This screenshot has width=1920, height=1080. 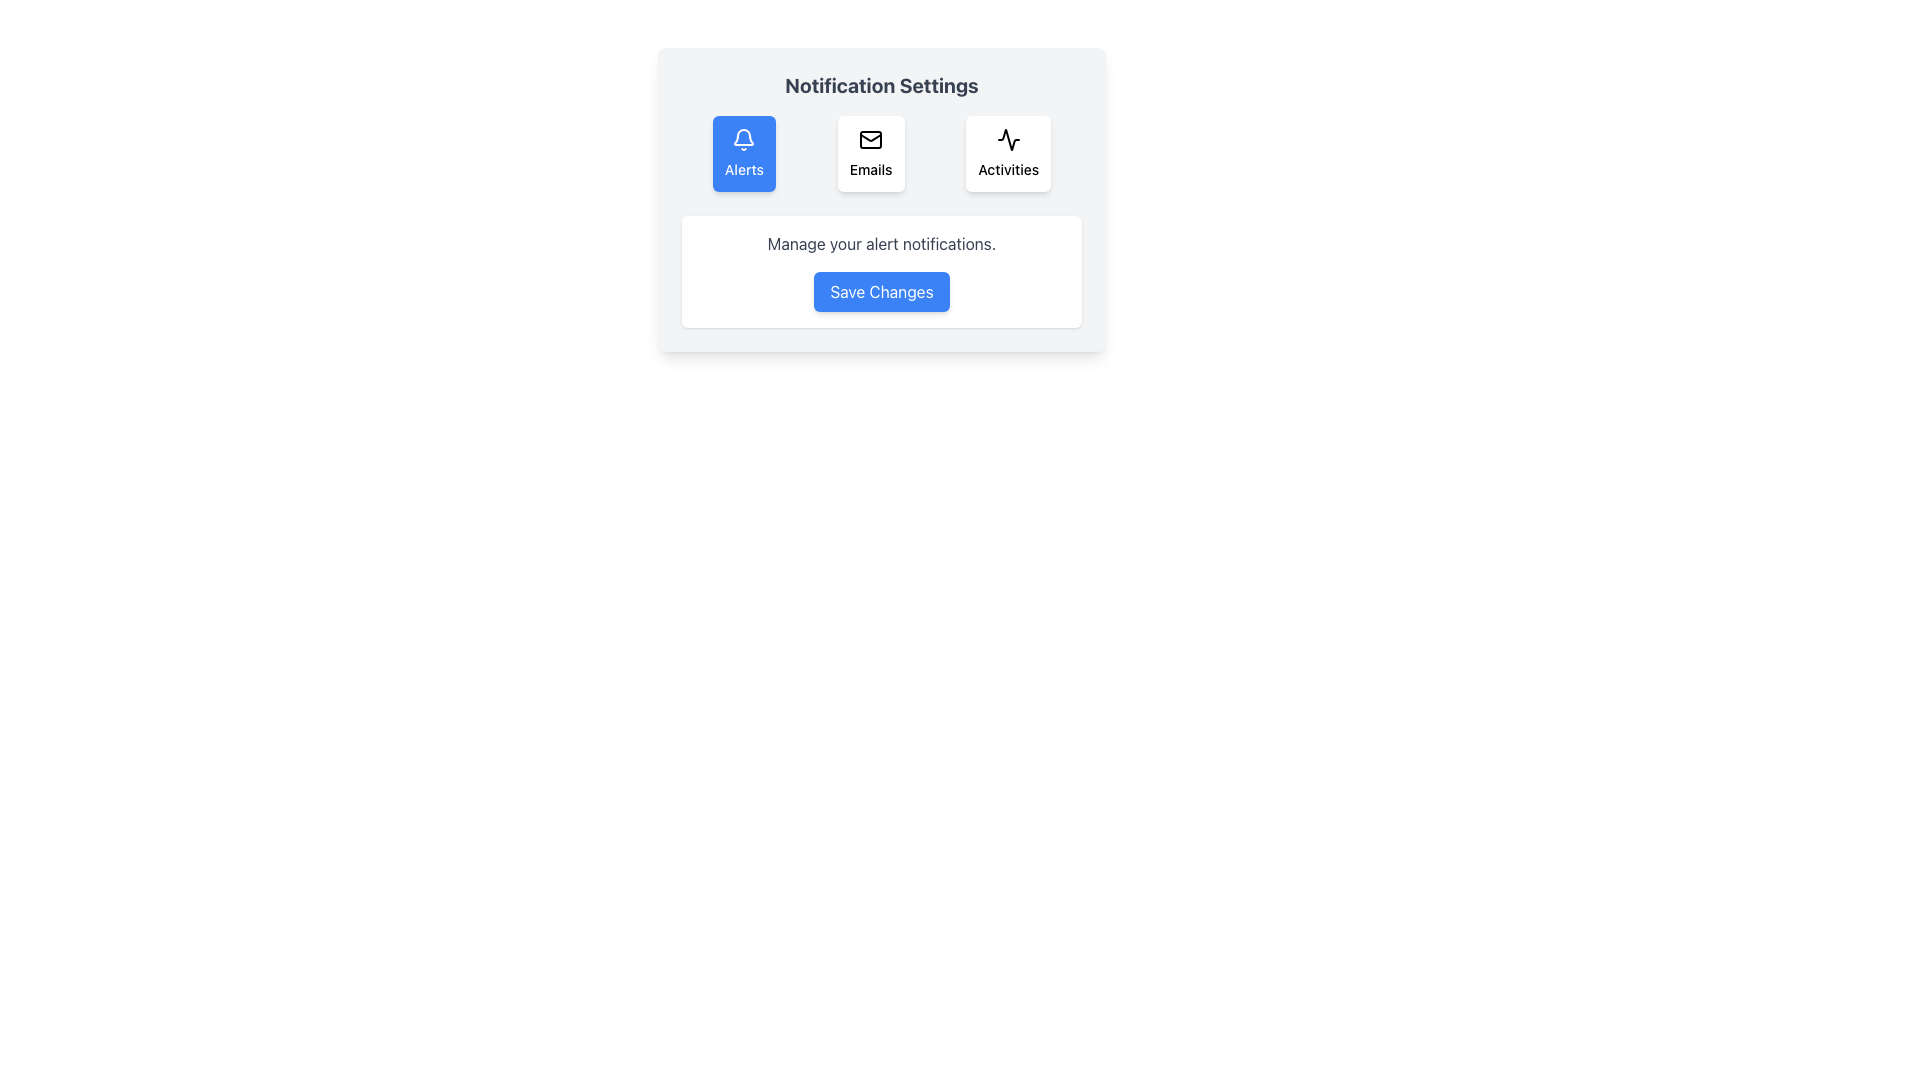 I want to click on the 'Alerts' icon located at the center of the blue rectangle in the 'Notification Settings' section, so click(x=743, y=136).